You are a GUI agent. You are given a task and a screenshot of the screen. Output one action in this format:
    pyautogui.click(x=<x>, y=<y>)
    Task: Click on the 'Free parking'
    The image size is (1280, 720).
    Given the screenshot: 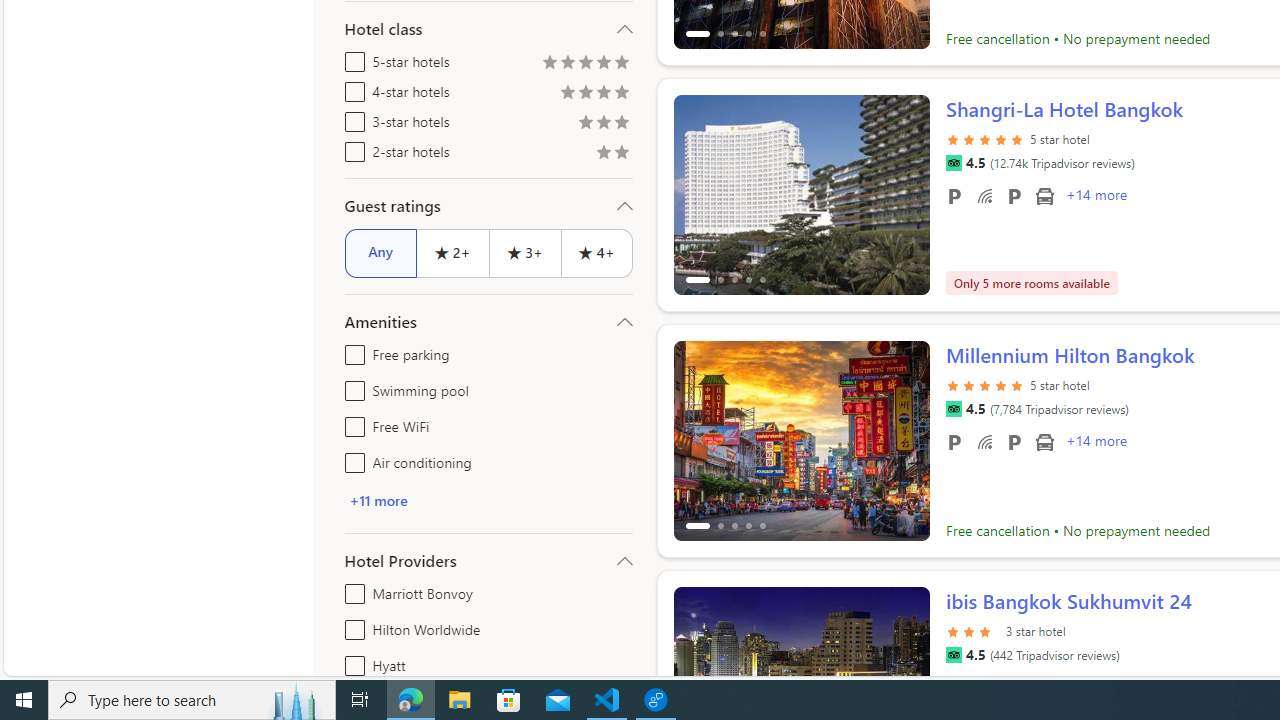 What is the action you would take?
    pyautogui.click(x=351, y=350)
    